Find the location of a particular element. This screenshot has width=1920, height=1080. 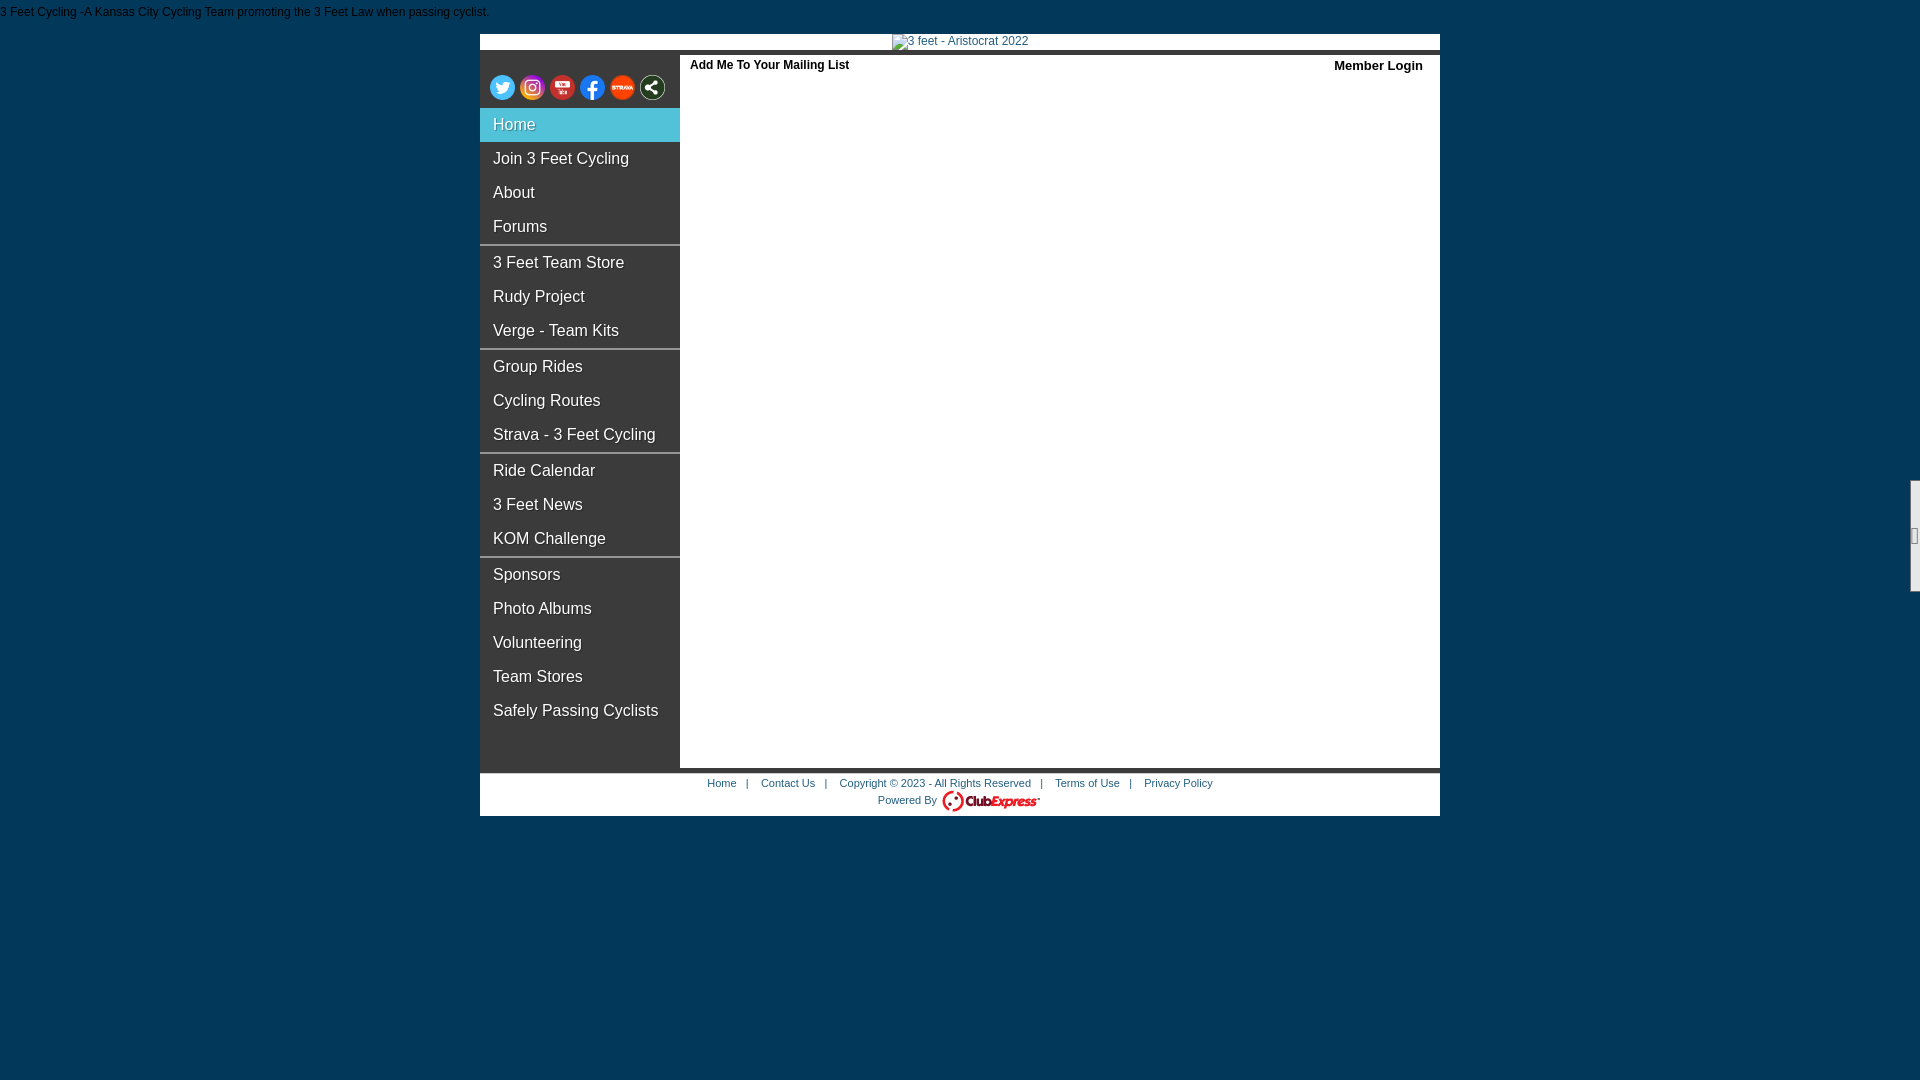

'Strava - 3 Feet Cycling' is located at coordinates (579, 434).